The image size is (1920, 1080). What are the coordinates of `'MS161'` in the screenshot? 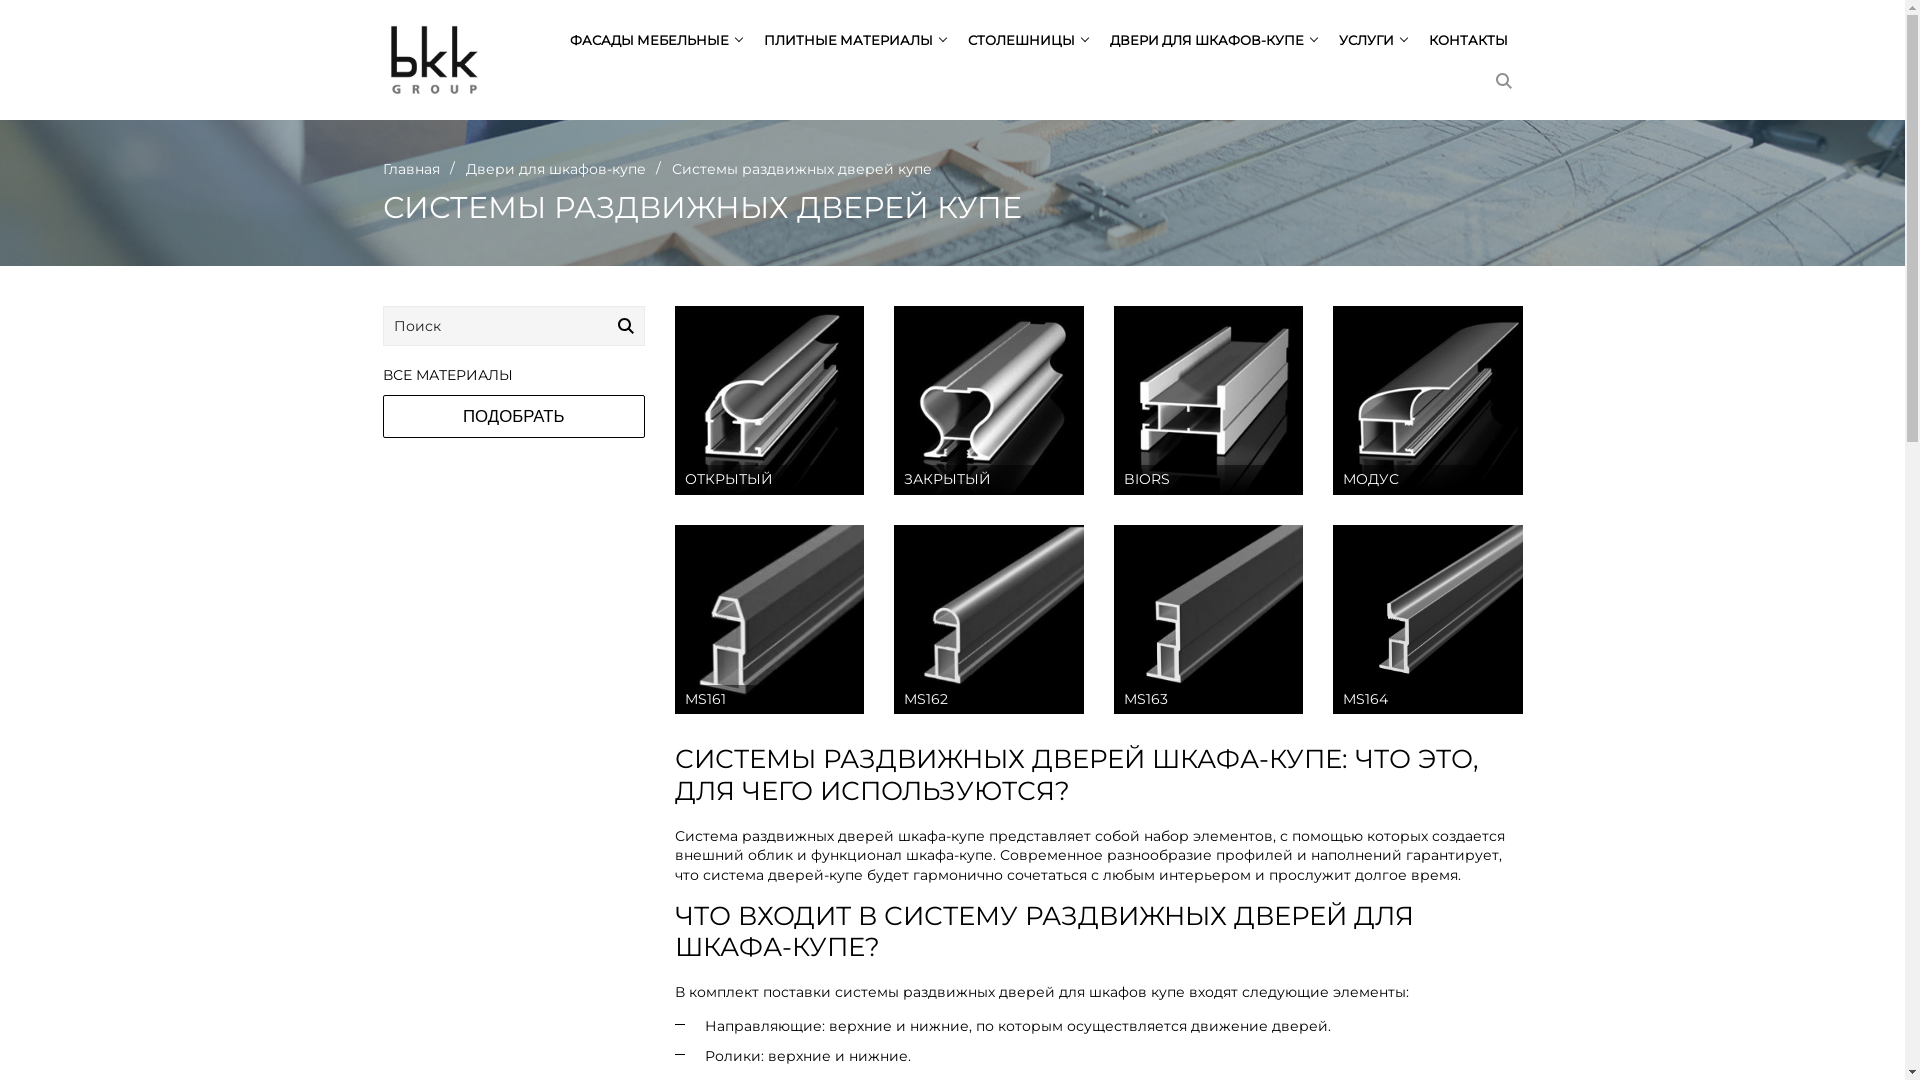 It's located at (768, 618).